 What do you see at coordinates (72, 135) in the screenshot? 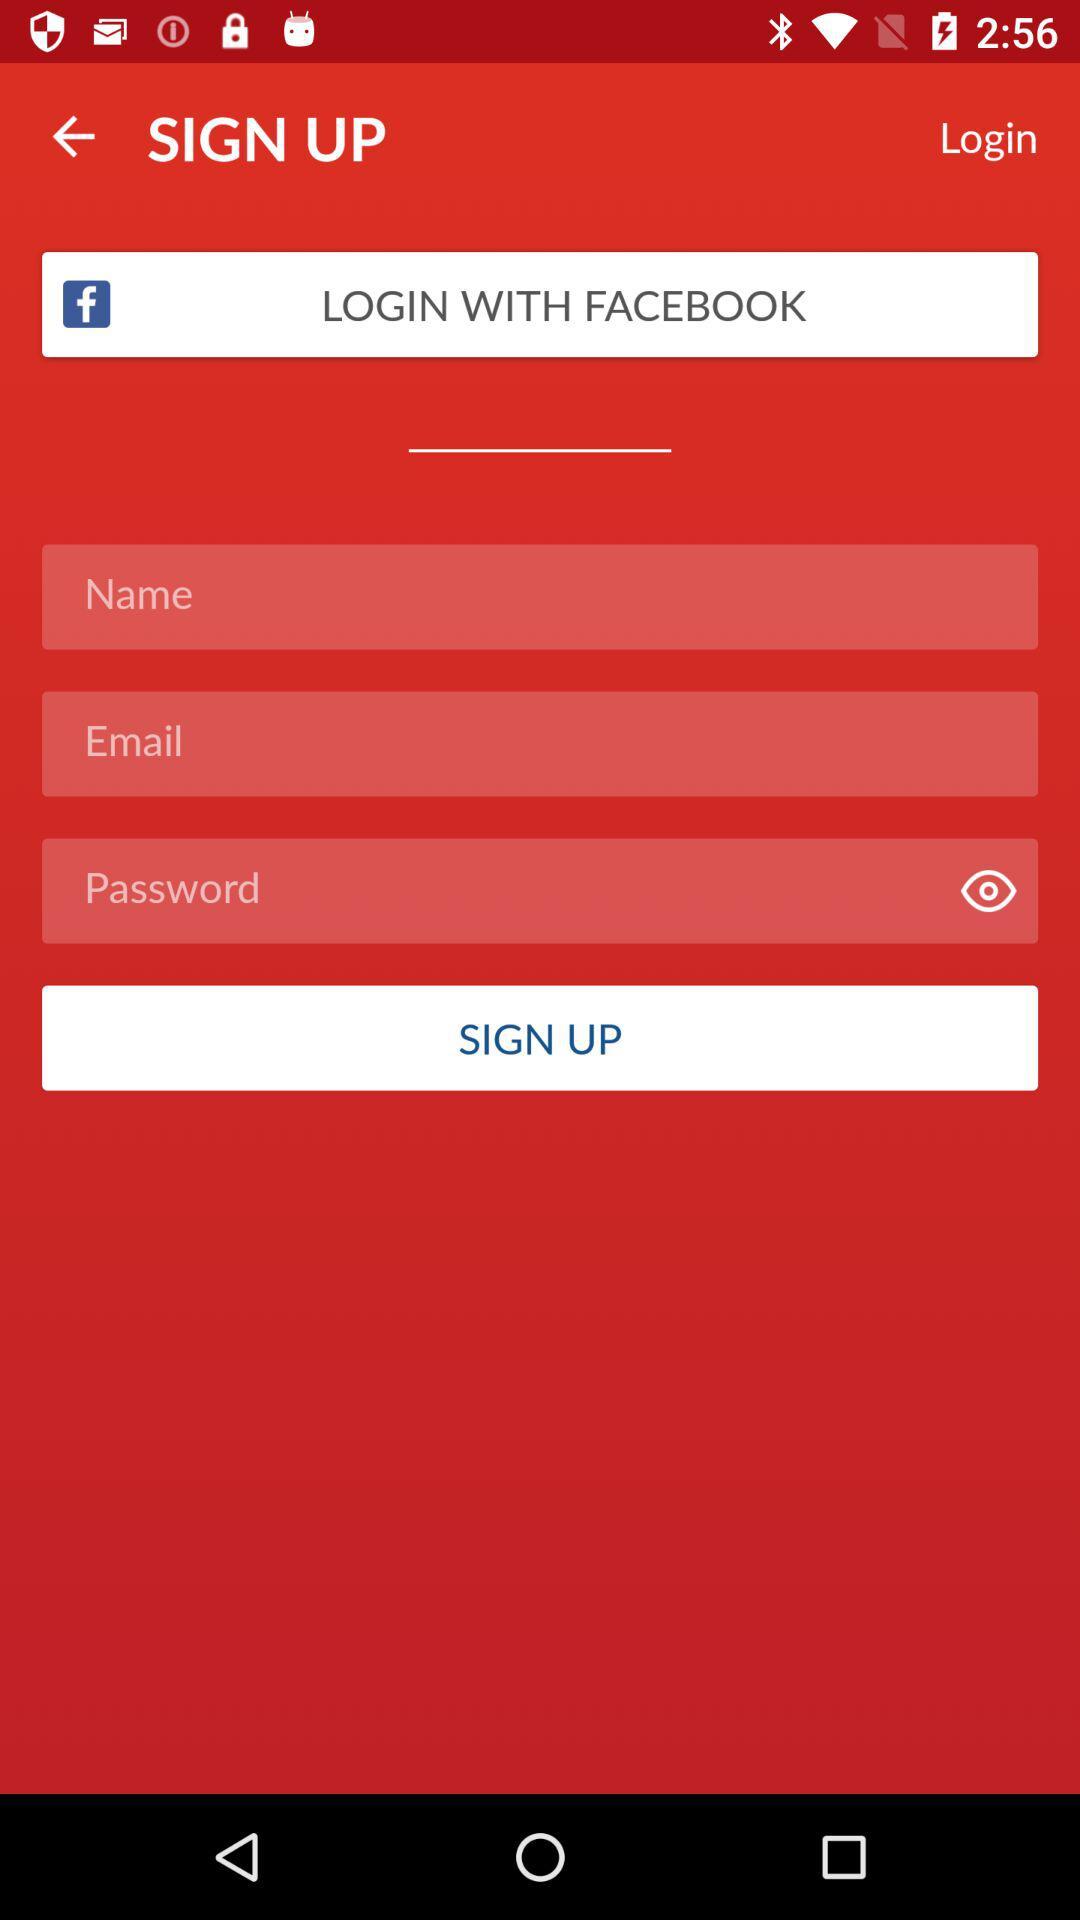
I see `the icon above login with facebook item` at bounding box center [72, 135].